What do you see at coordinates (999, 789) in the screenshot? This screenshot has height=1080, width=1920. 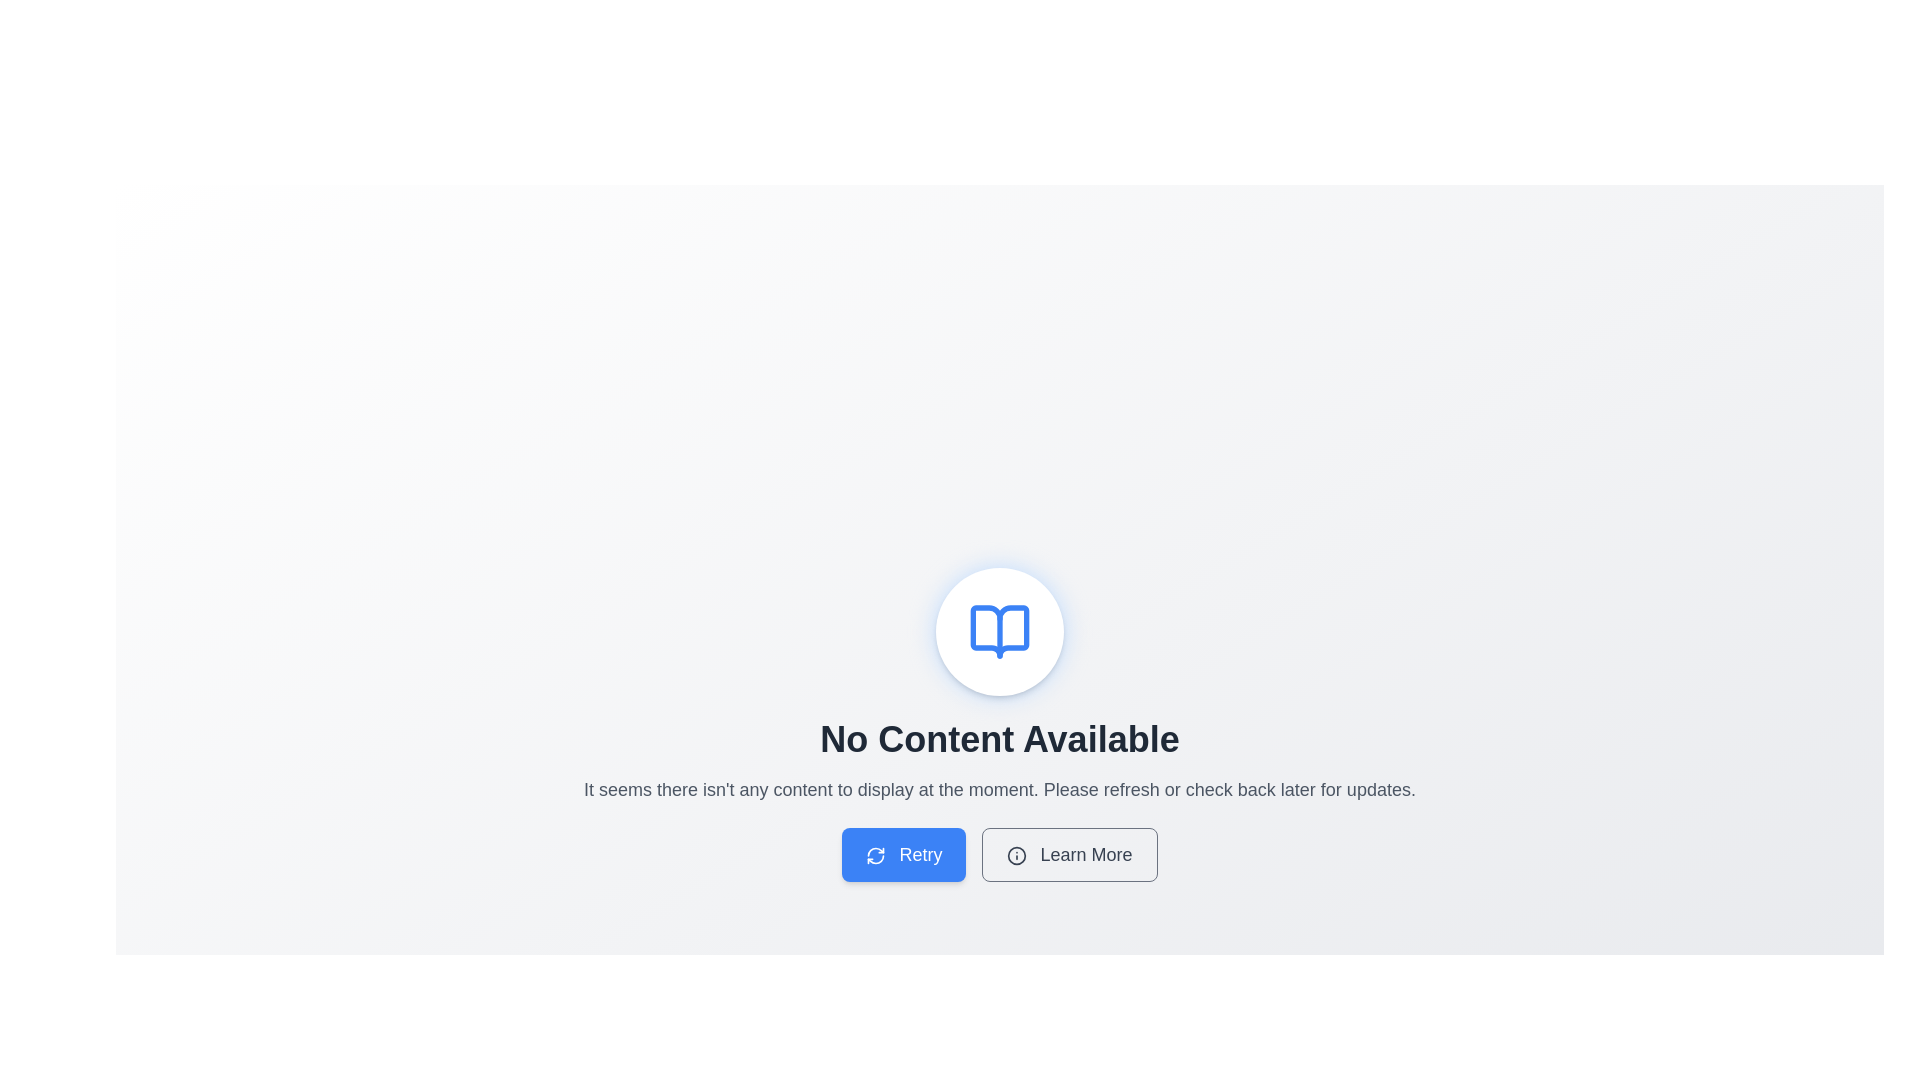 I see `the informational label displaying the message 'It seems there isn't any content` at bounding box center [999, 789].